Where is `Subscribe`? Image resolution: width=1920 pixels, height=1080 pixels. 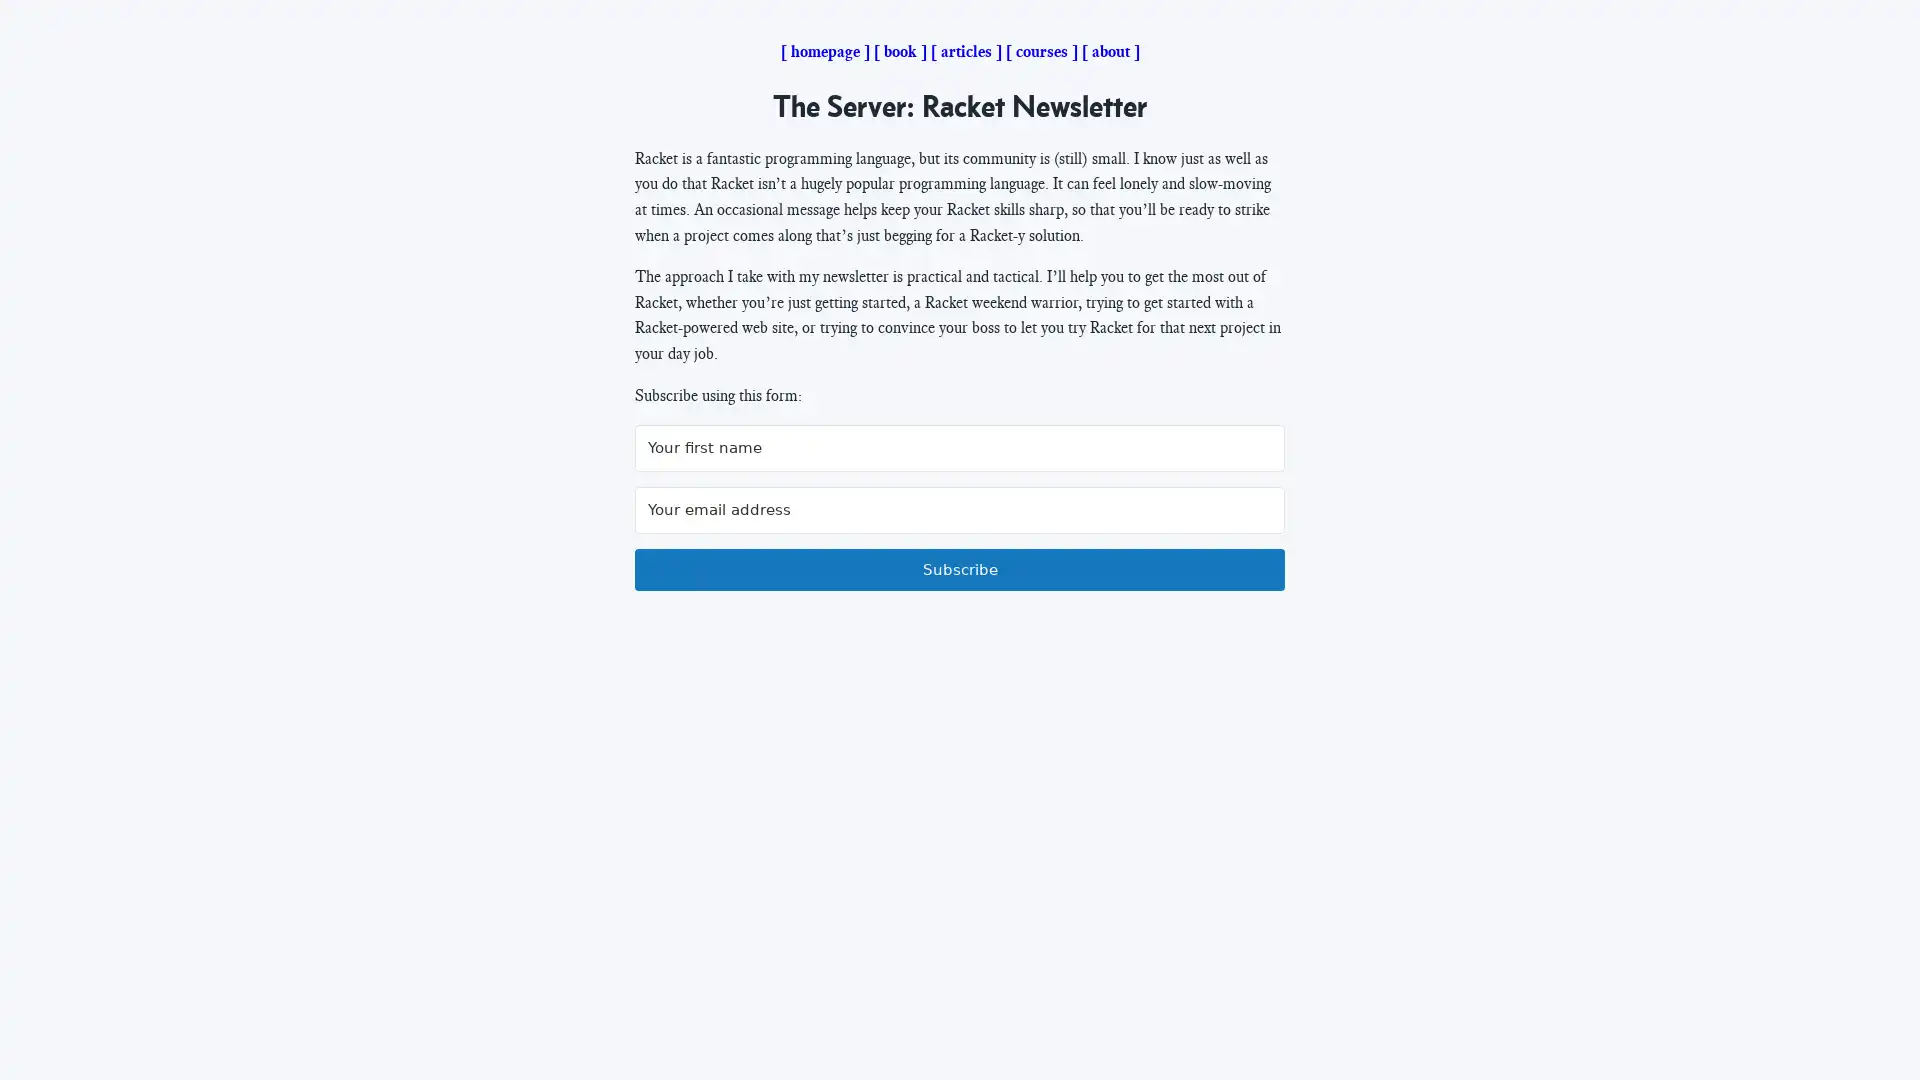 Subscribe is located at coordinates (960, 570).